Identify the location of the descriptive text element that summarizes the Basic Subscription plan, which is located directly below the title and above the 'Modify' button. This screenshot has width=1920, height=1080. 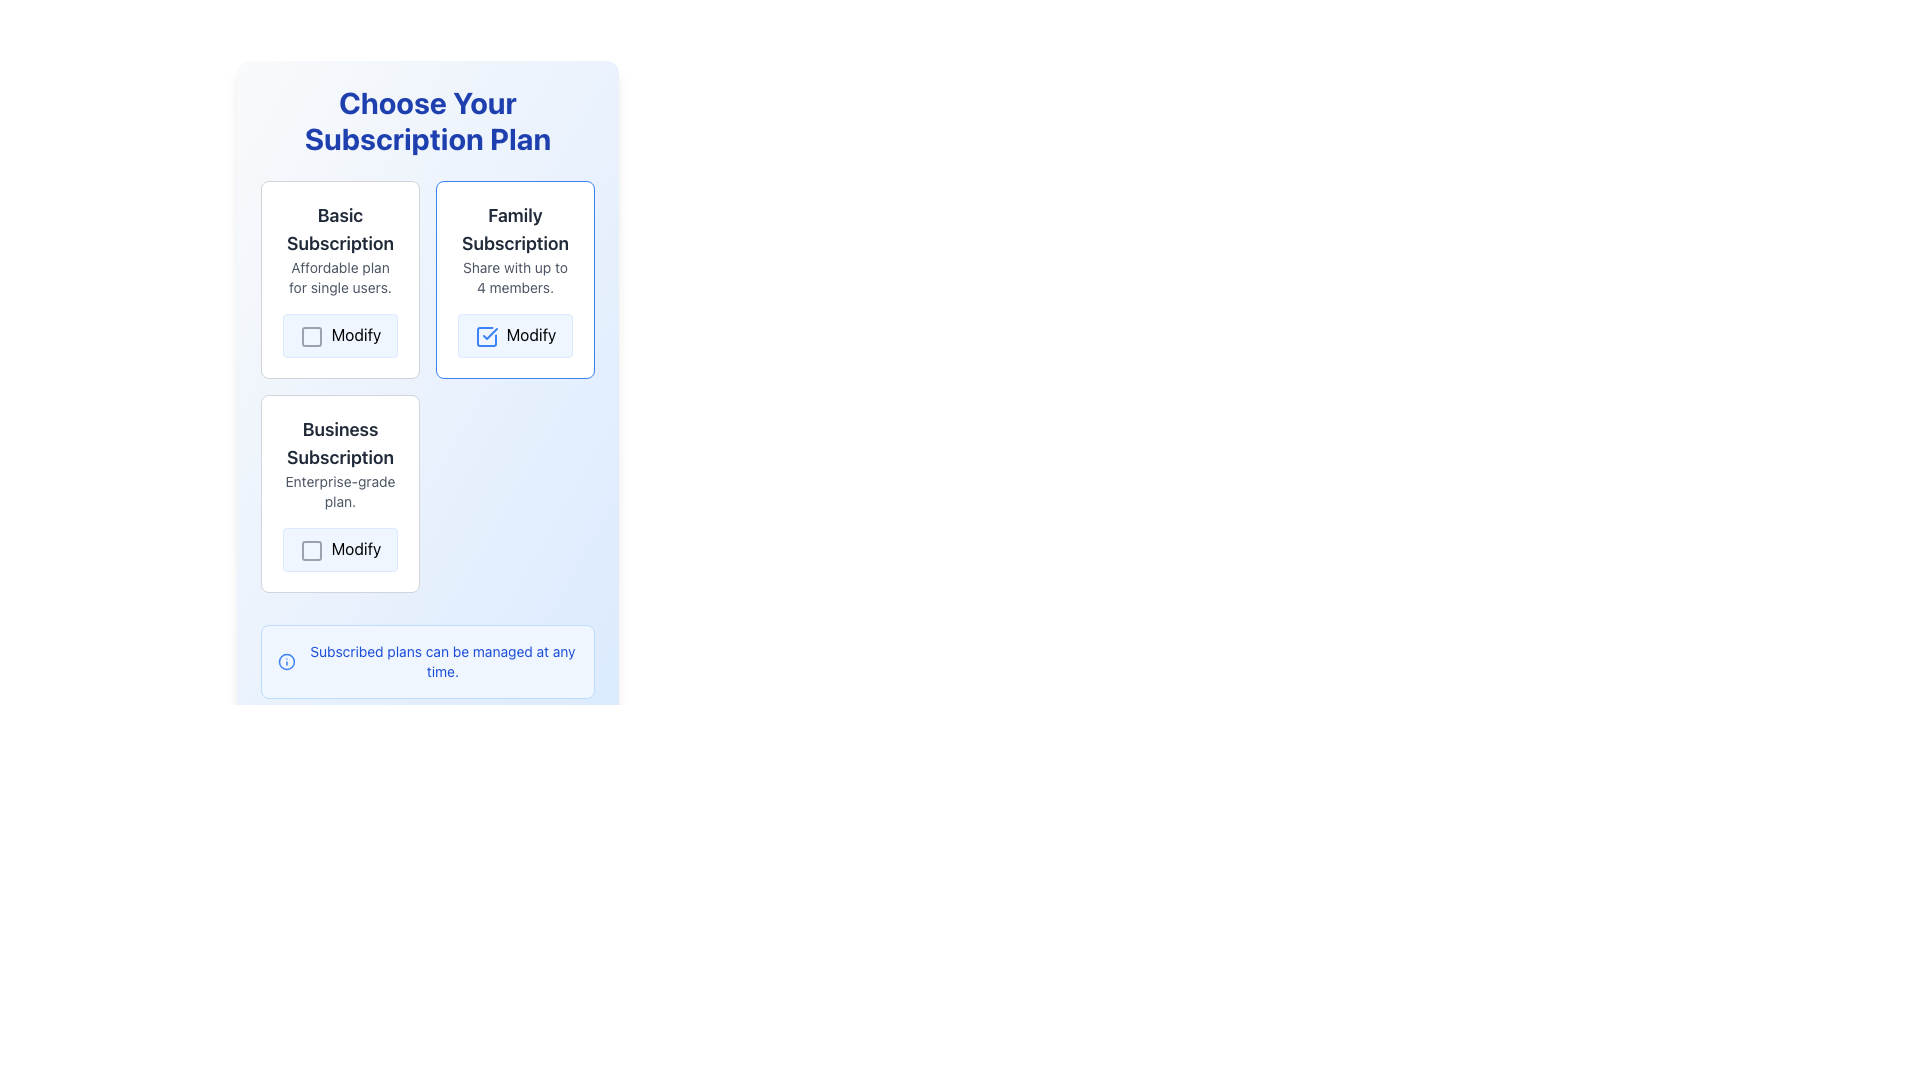
(340, 277).